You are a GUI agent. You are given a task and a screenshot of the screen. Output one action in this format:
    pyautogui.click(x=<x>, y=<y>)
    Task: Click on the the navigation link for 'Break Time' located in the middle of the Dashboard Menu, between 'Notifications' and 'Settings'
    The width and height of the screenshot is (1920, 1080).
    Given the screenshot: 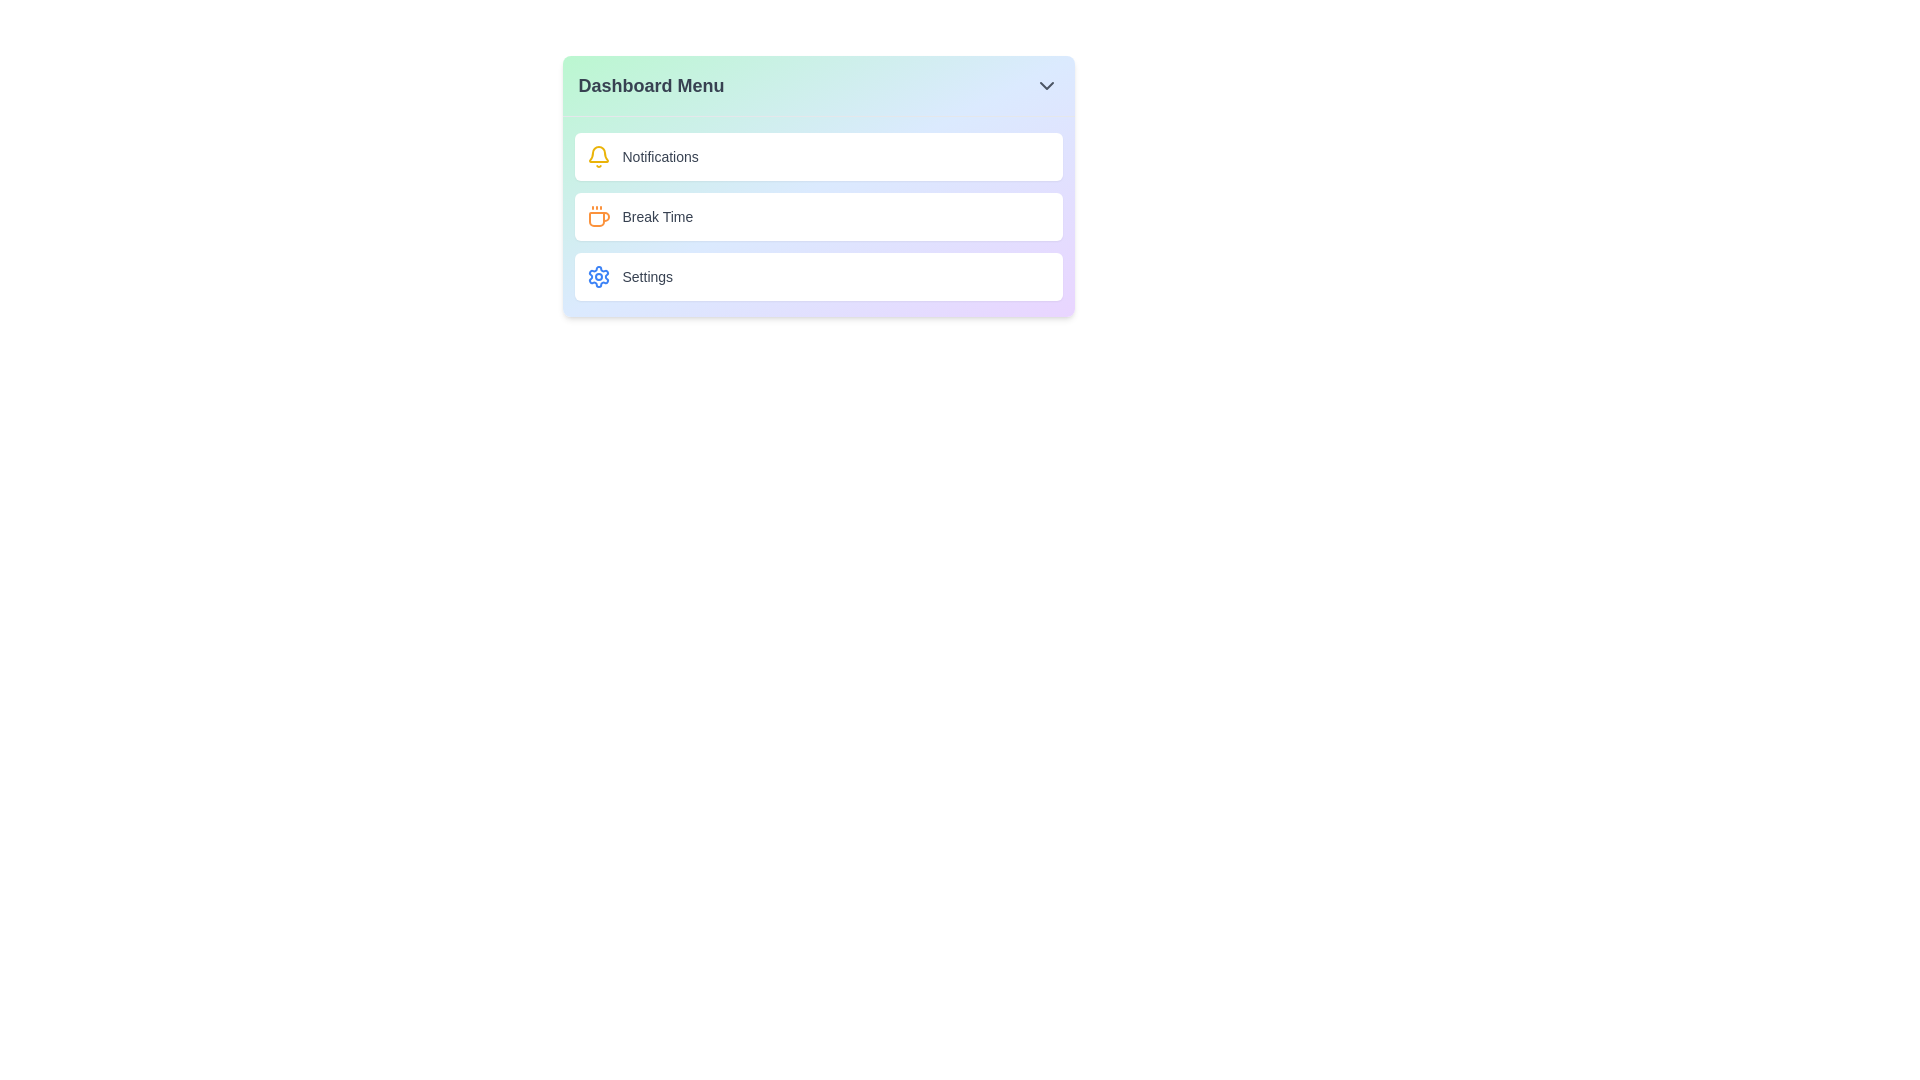 What is the action you would take?
    pyautogui.click(x=818, y=216)
    